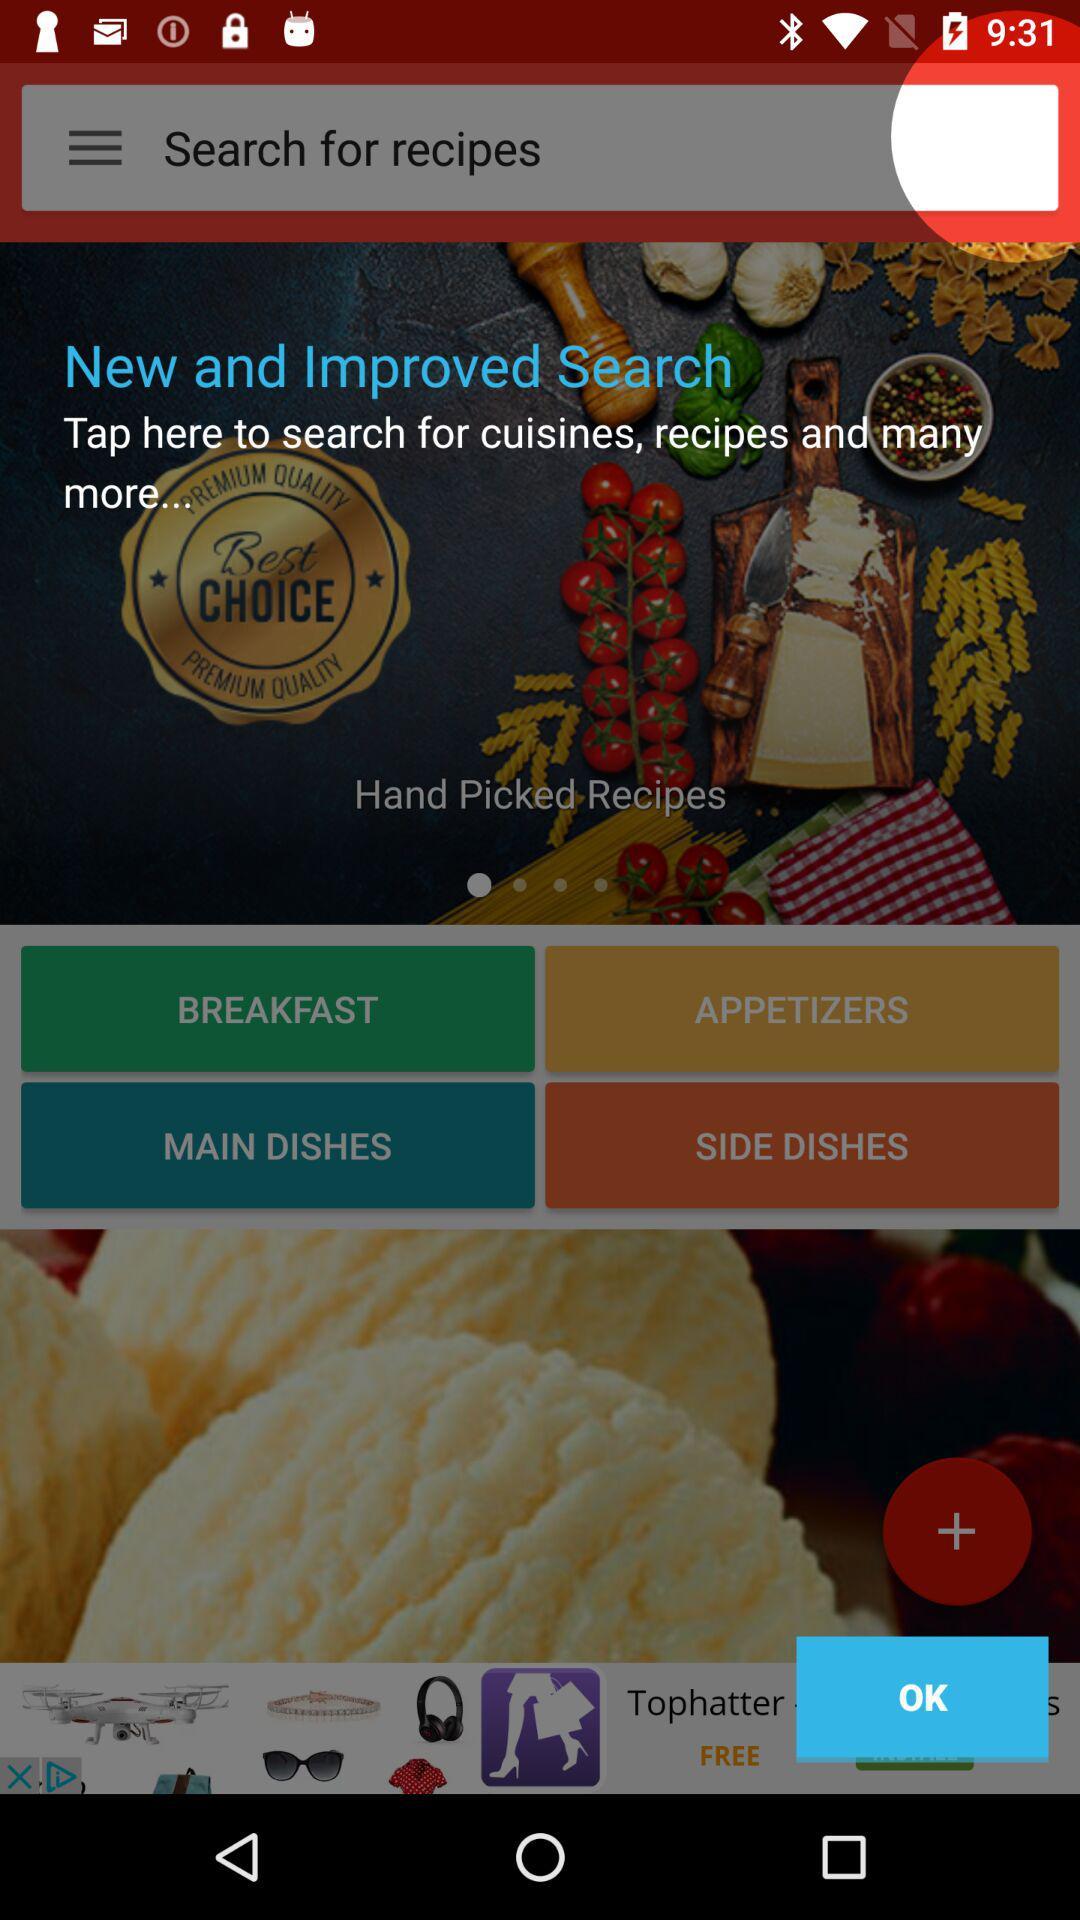 This screenshot has height=1920, width=1080. What do you see at coordinates (540, 1727) in the screenshot?
I see `advertisement image` at bounding box center [540, 1727].